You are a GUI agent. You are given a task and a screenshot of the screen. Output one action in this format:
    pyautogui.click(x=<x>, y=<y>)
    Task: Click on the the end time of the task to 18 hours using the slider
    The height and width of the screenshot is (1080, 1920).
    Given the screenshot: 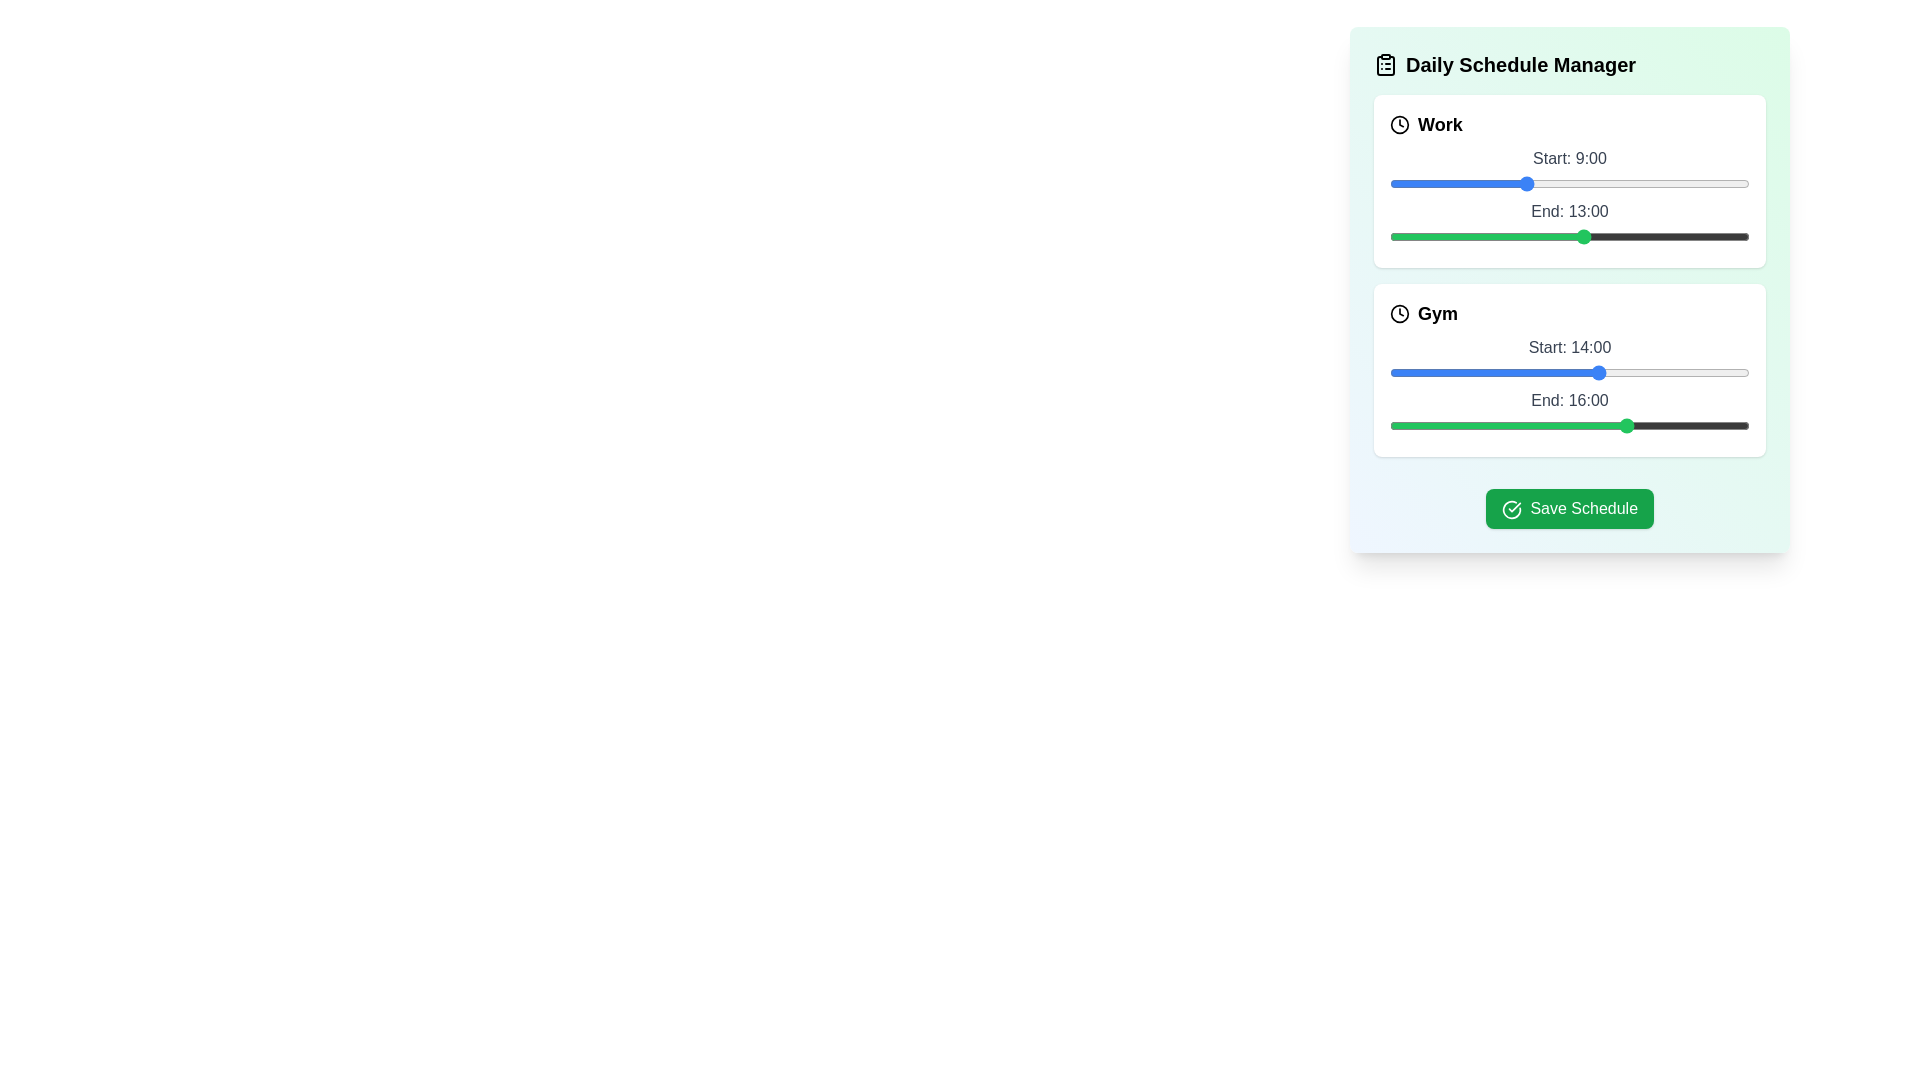 What is the action you would take?
    pyautogui.click(x=1660, y=235)
    